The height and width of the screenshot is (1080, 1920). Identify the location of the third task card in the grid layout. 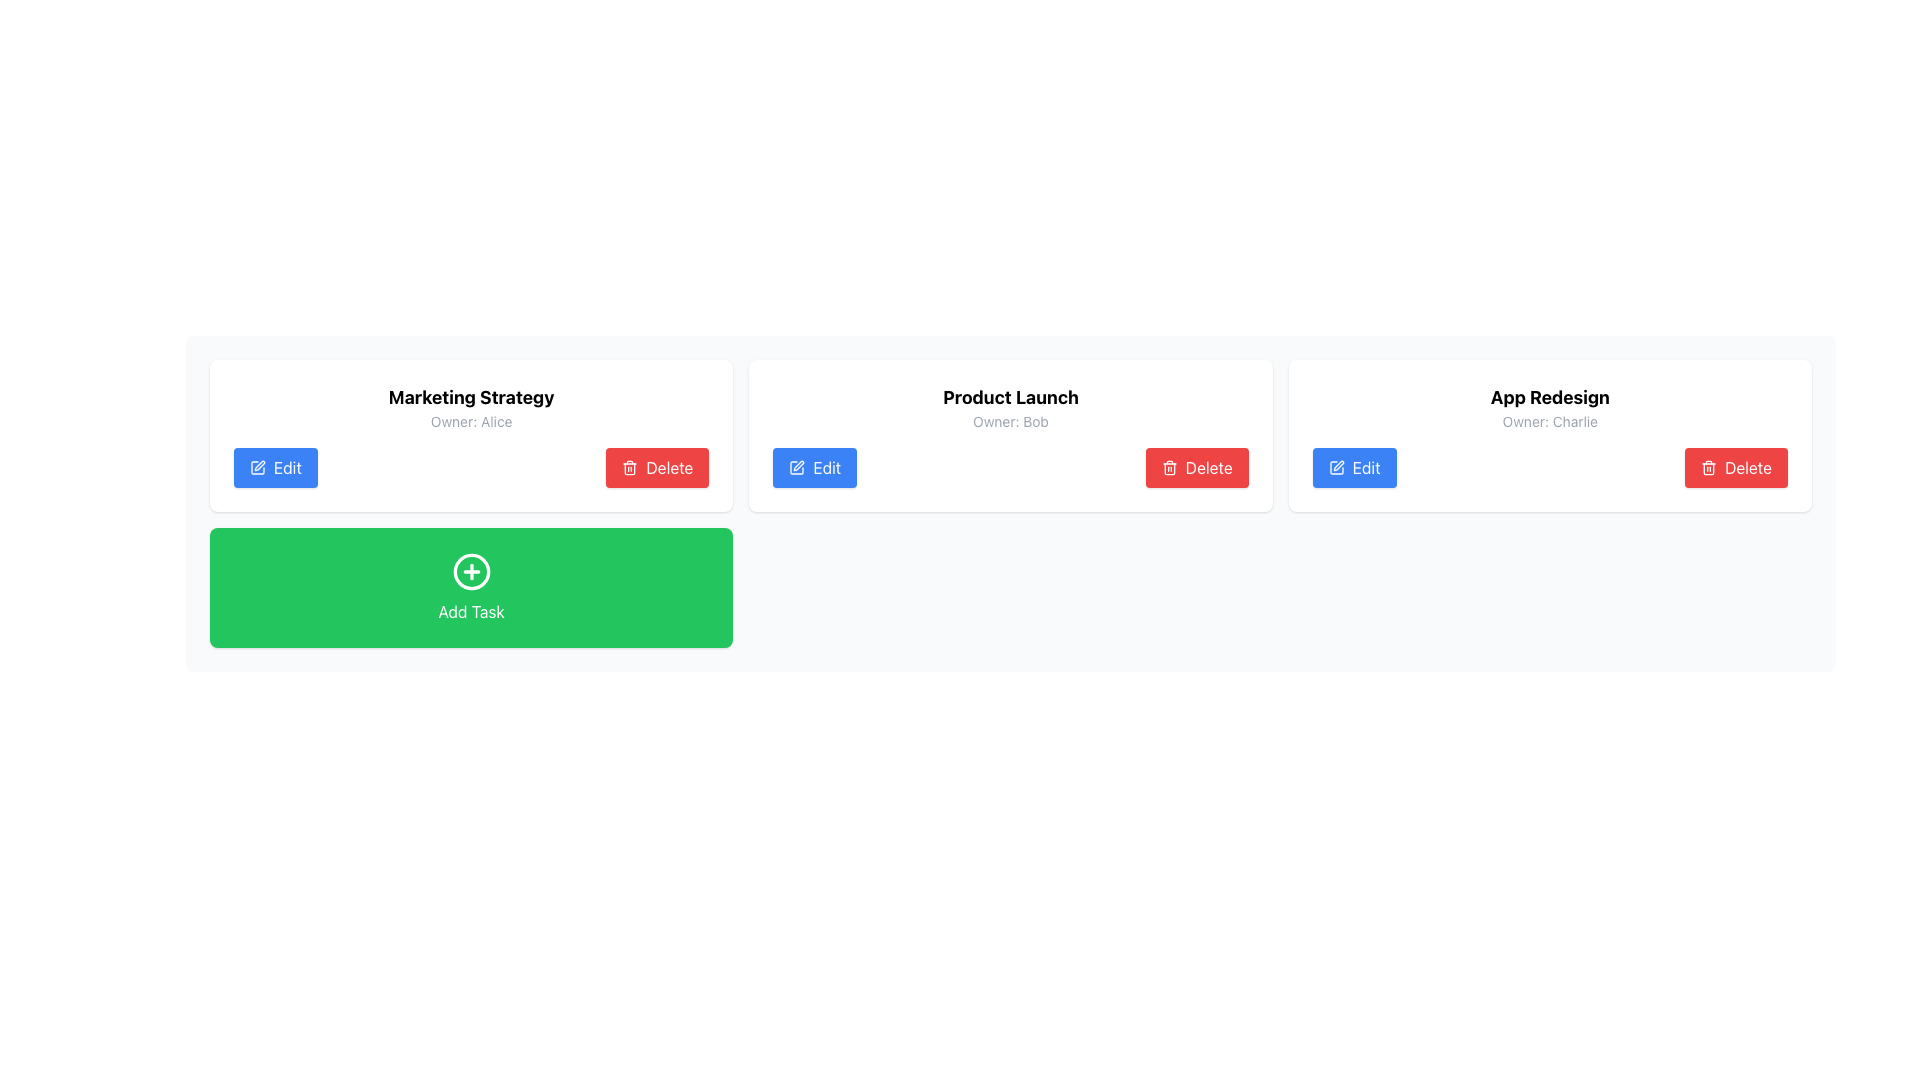
(1549, 434).